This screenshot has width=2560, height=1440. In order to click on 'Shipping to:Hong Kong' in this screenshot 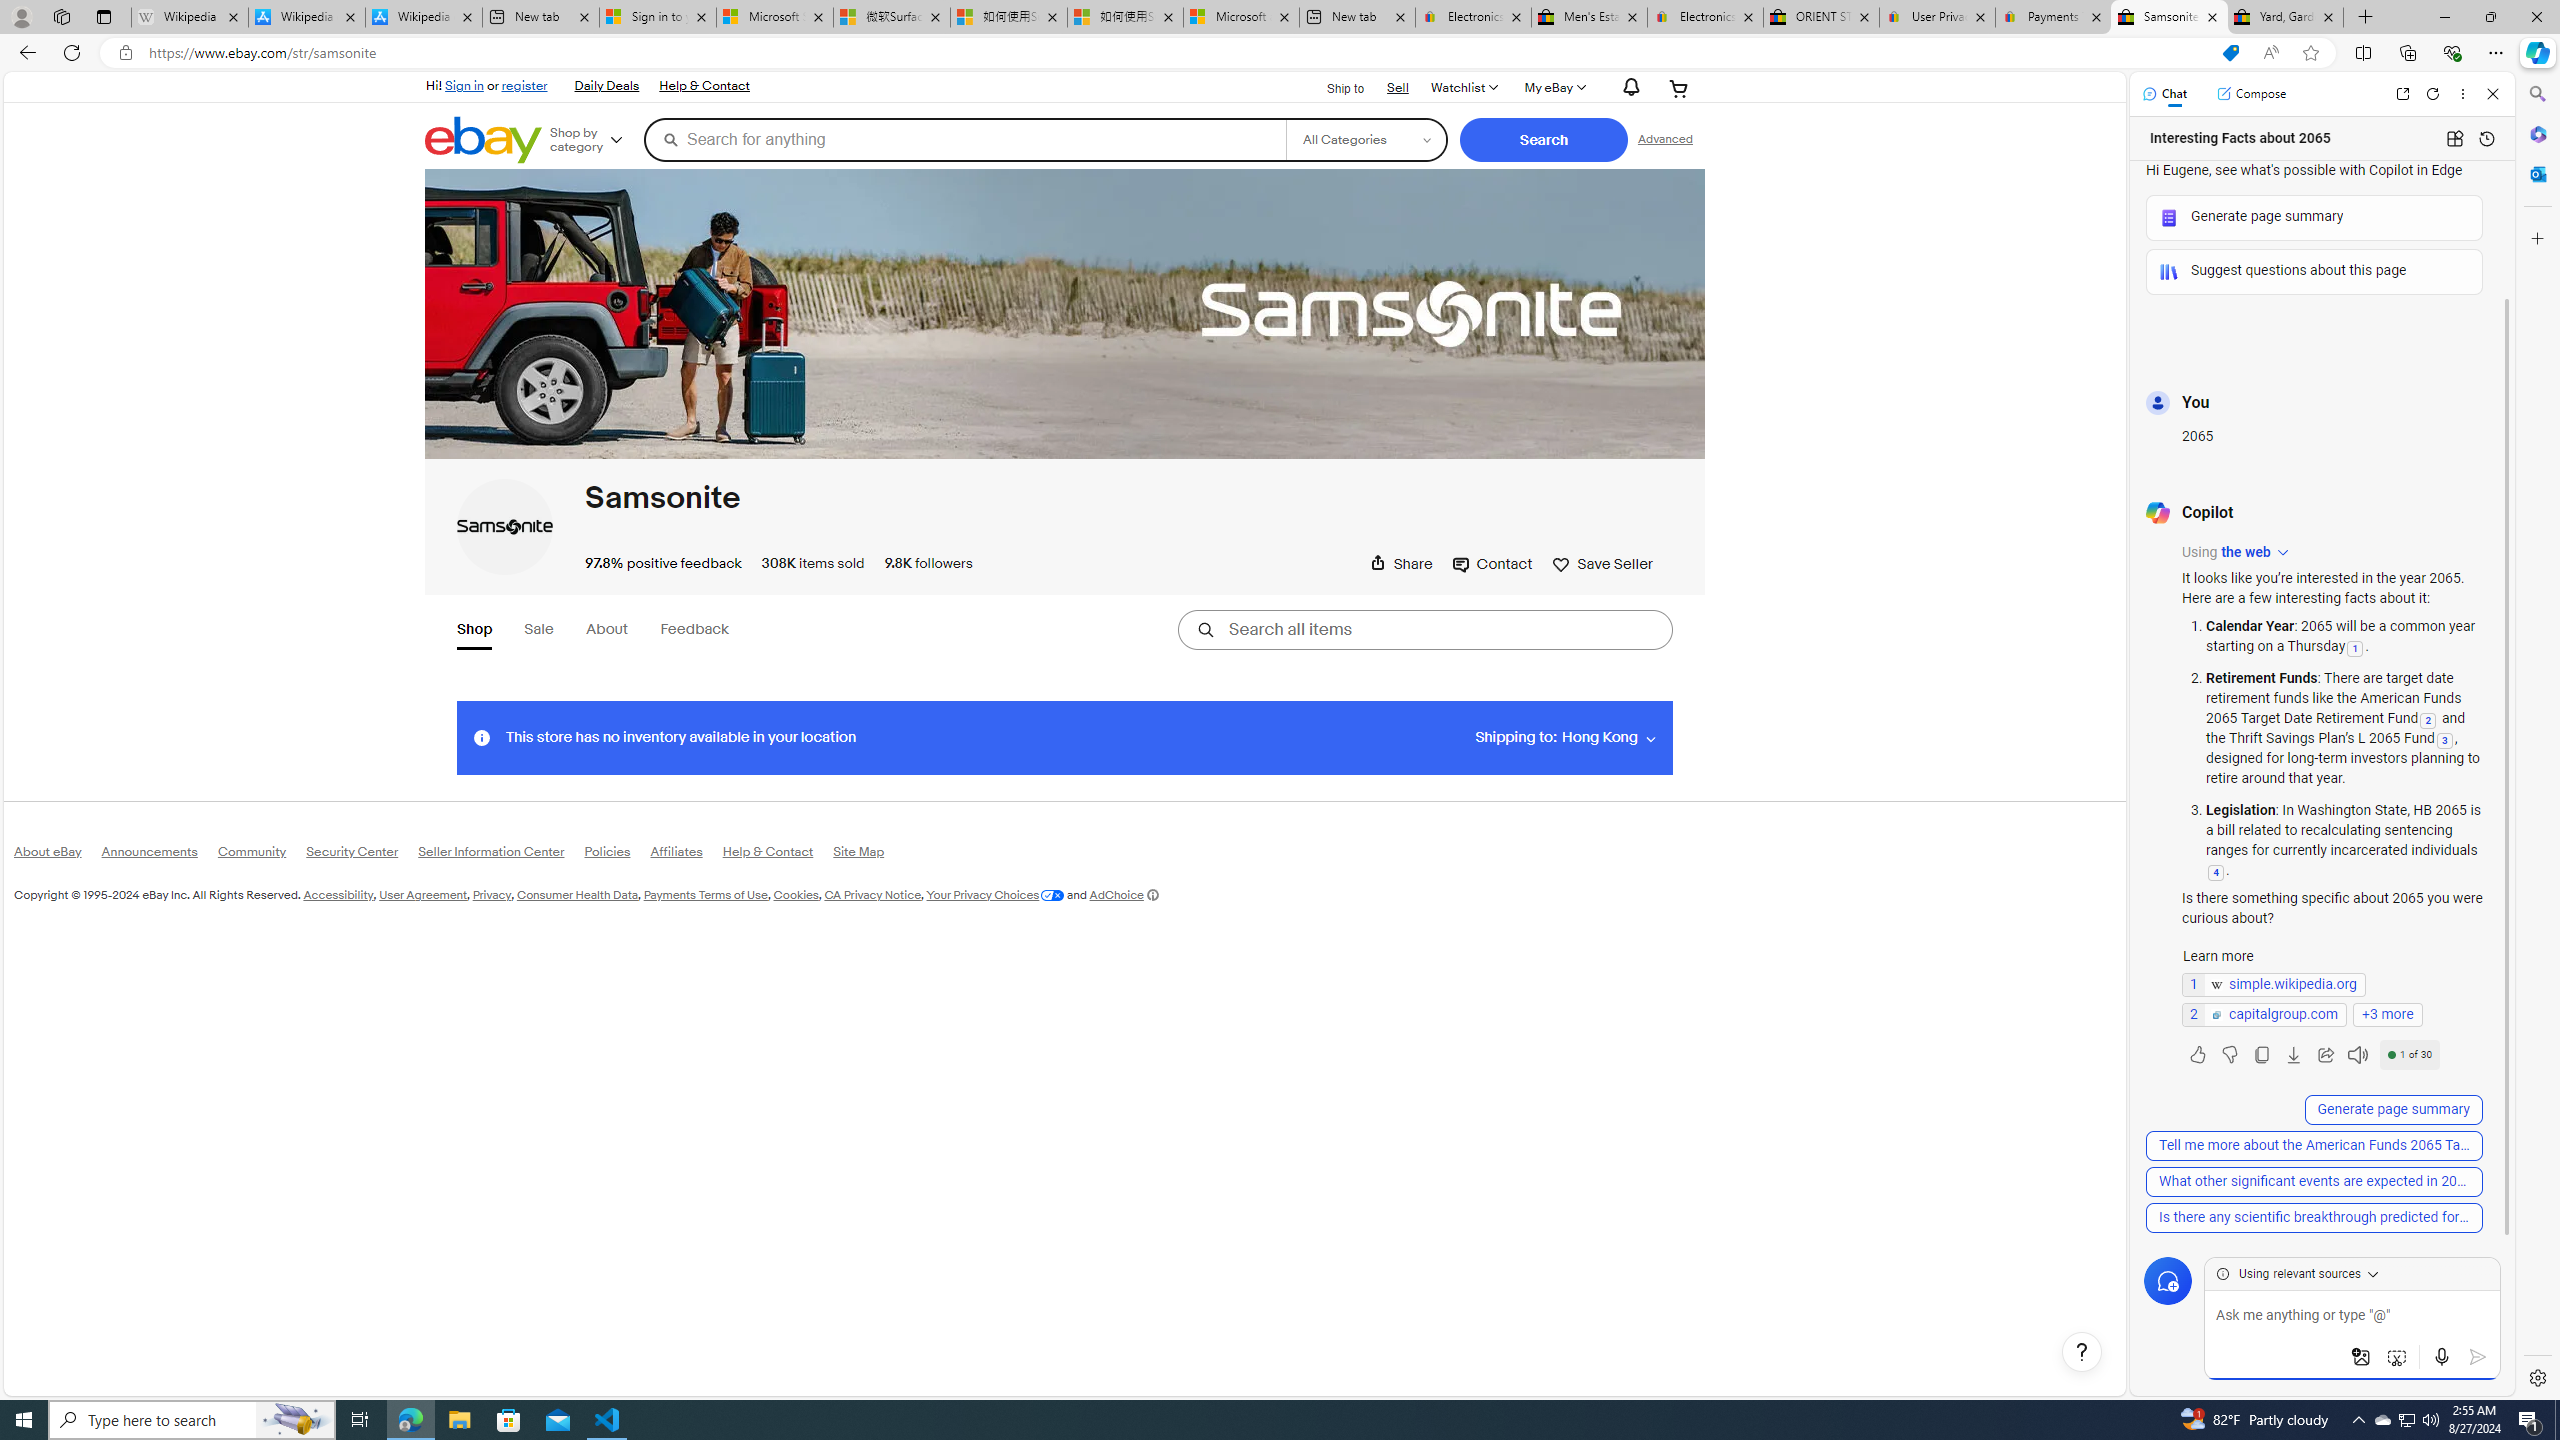, I will do `click(1565, 736)`.